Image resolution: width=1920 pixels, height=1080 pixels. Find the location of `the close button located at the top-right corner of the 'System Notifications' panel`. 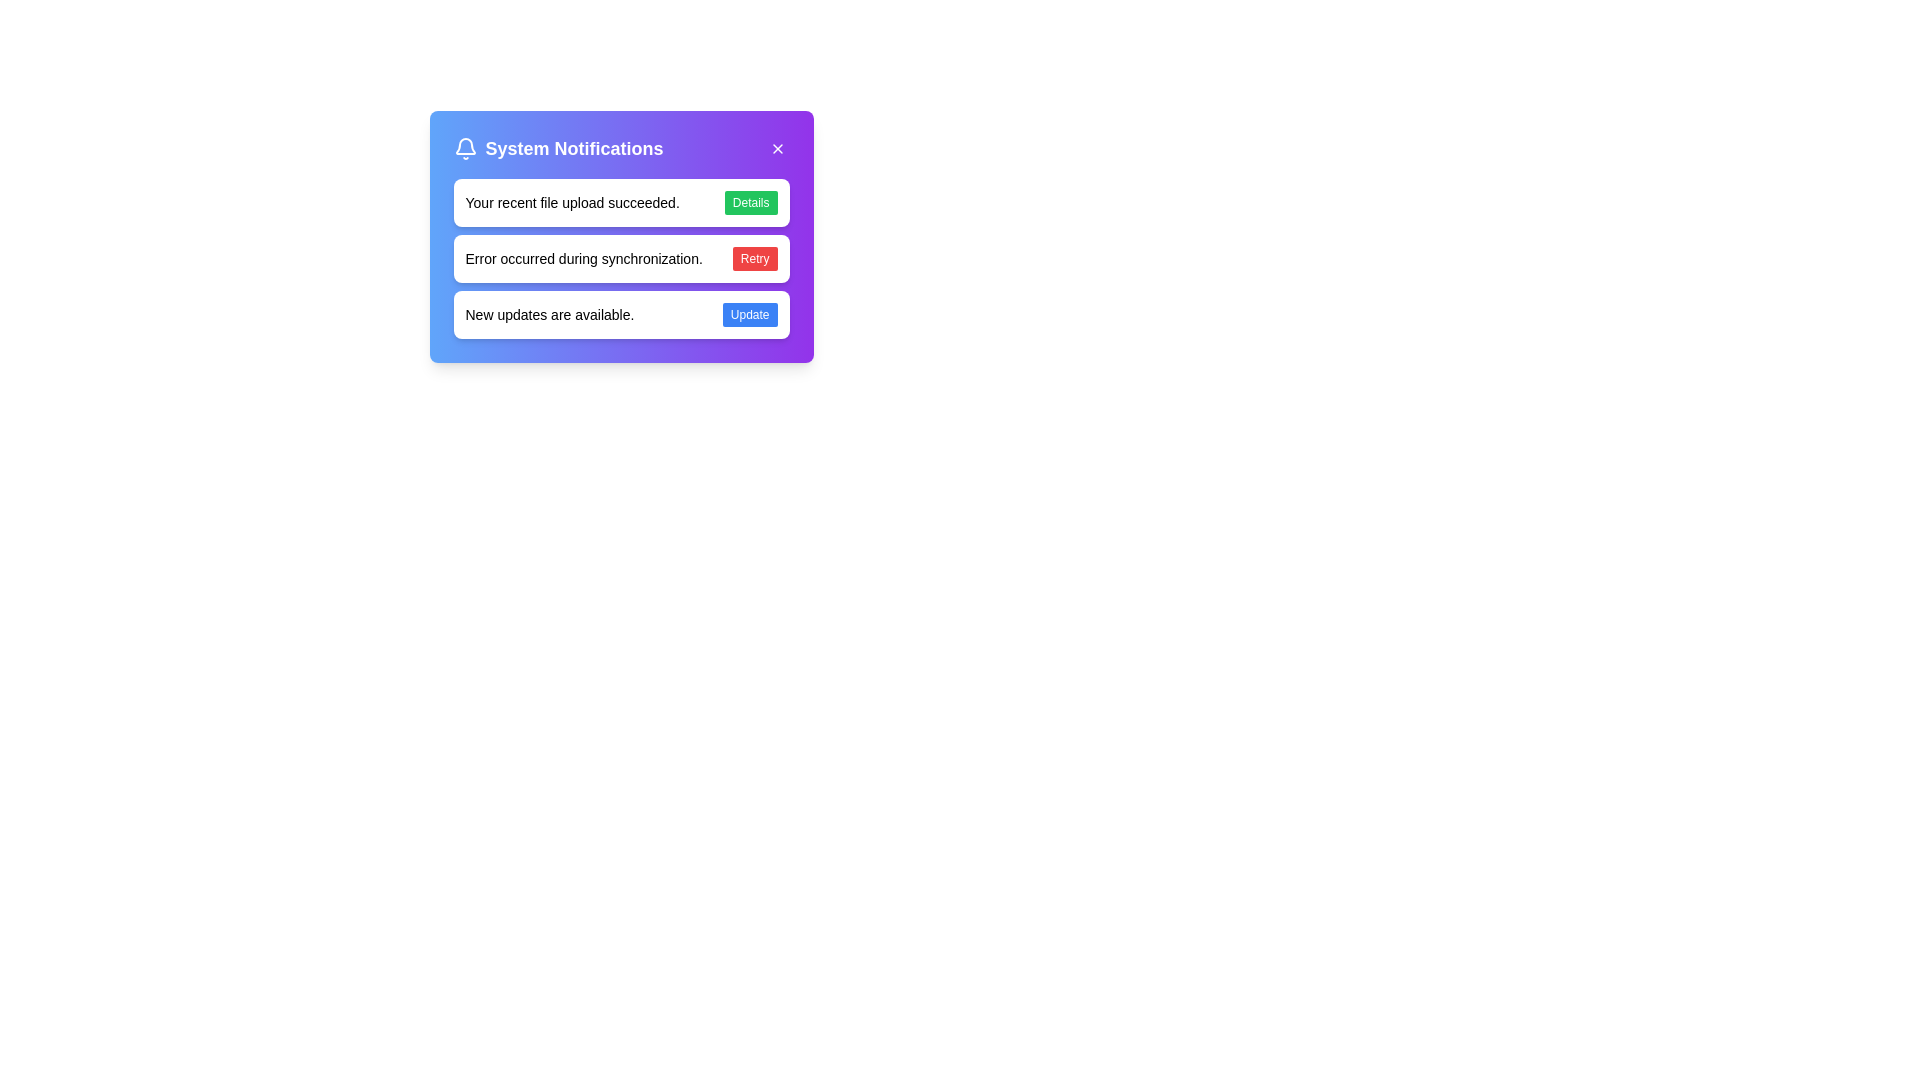

the close button located at the top-right corner of the 'System Notifications' panel is located at coordinates (776, 148).